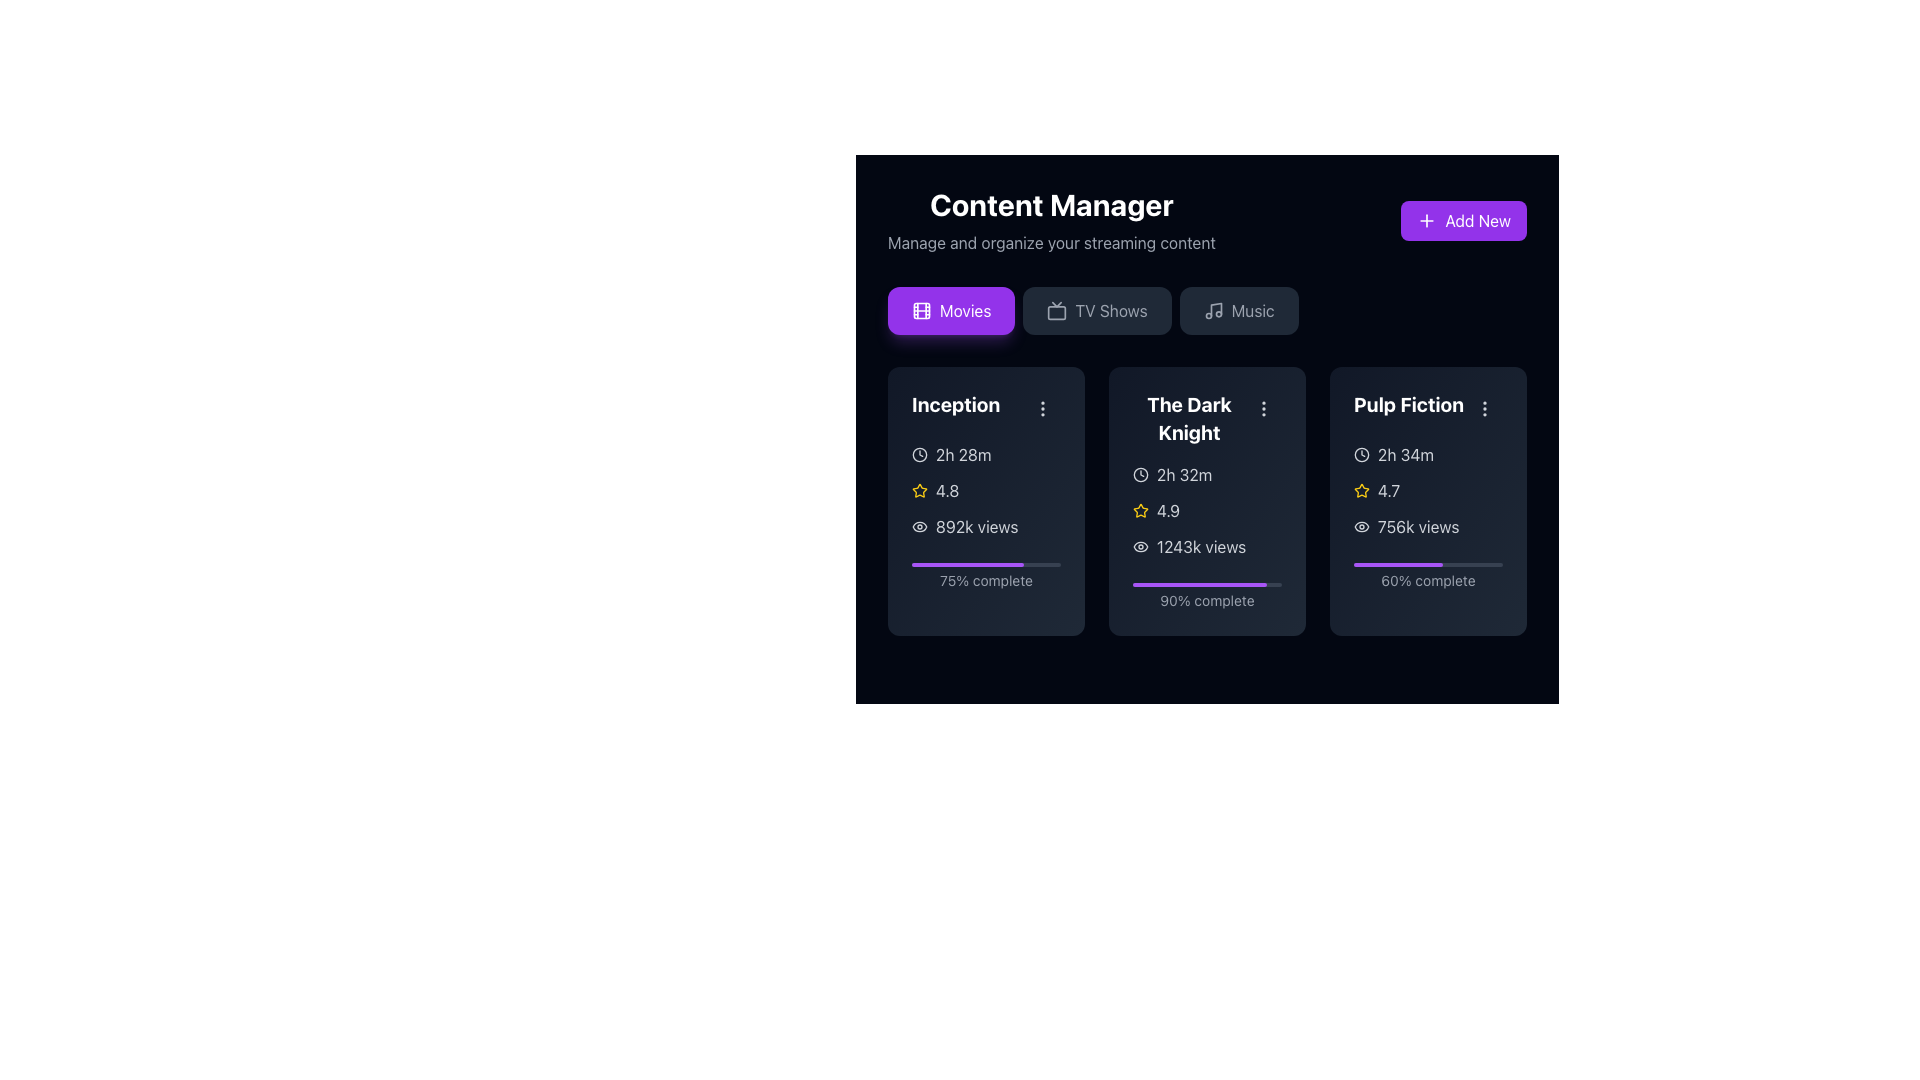 The height and width of the screenshot is (1080, 1920). I want to click on text label displaying 'Pulp Fiction', which is styled in bold, extra-large white font against a dark navy-blue background, located at the top-left of the movie card, so click(1408, 405).